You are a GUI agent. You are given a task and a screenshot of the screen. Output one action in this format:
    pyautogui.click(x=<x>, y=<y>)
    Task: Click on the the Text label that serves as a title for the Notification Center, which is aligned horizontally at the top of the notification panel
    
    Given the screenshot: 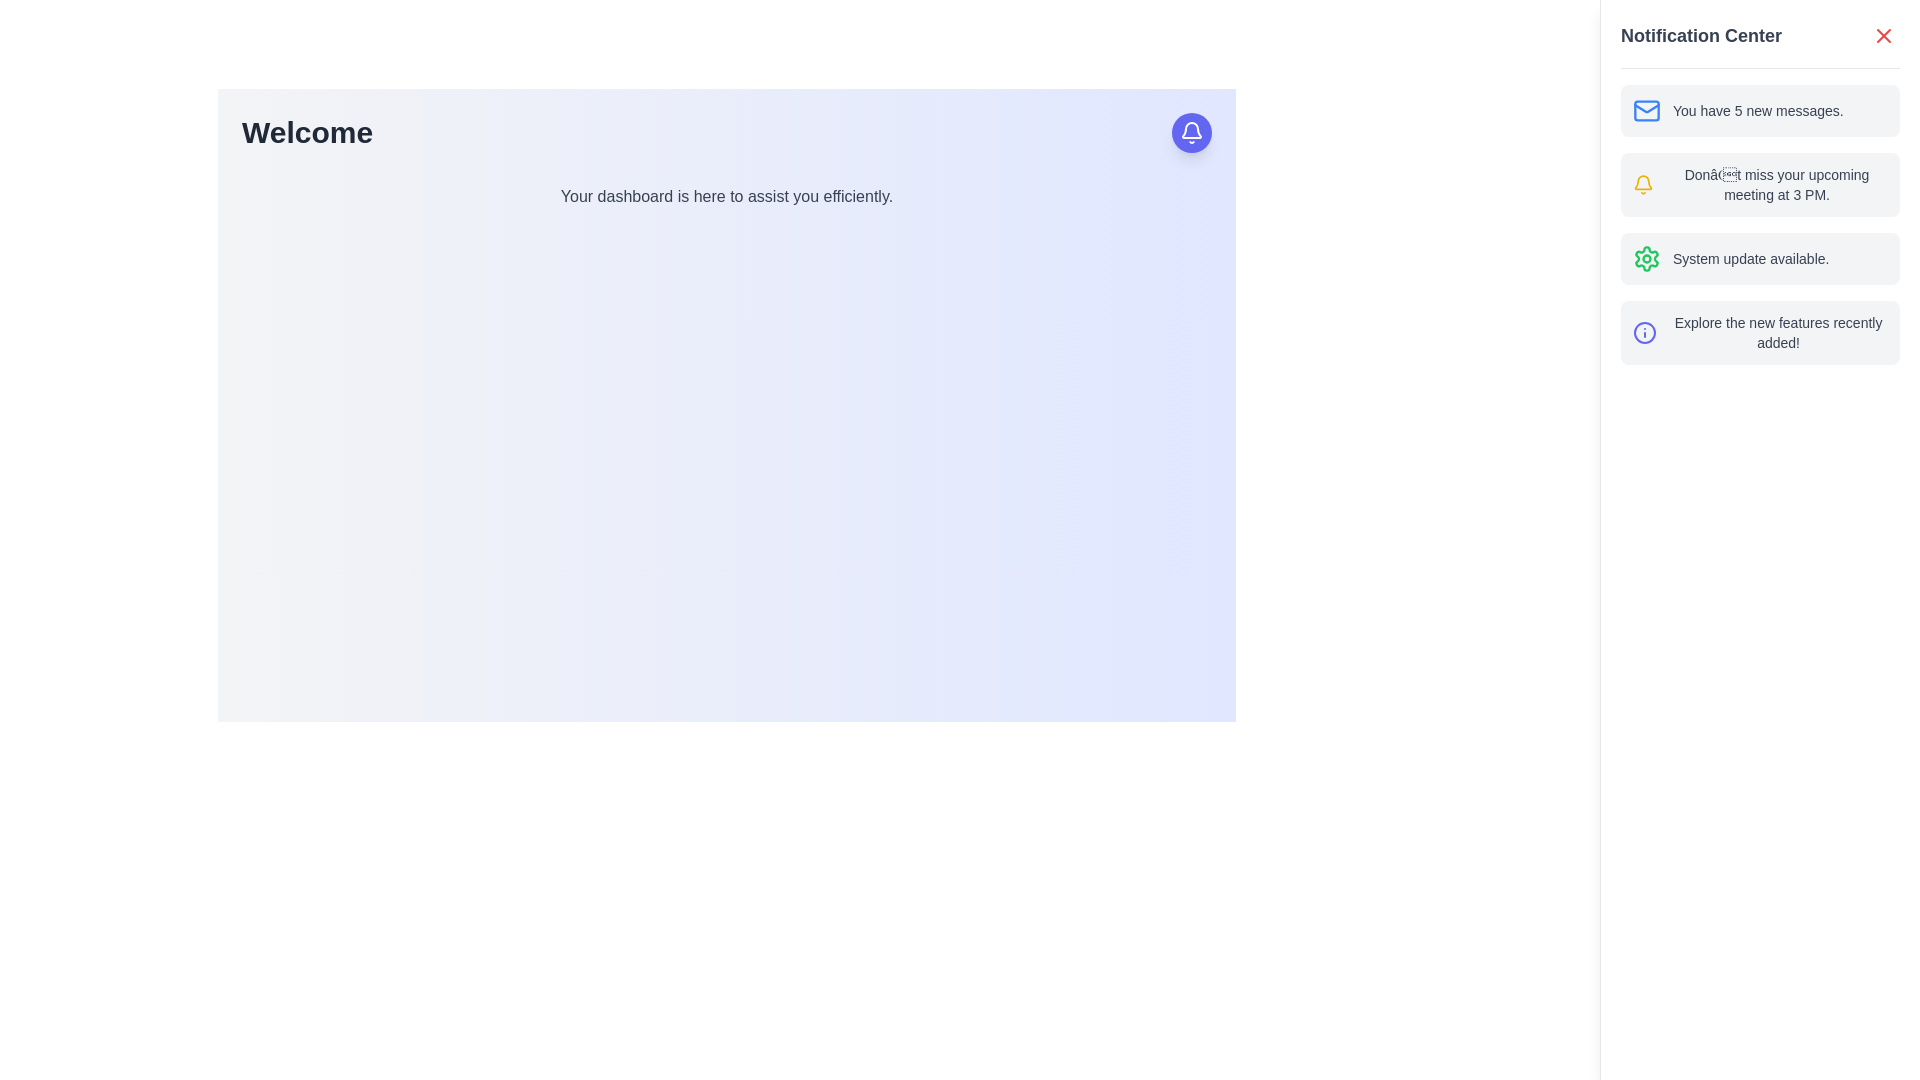 What is the action you would take?
    pyautogui.click(x=1700, y=35)
    